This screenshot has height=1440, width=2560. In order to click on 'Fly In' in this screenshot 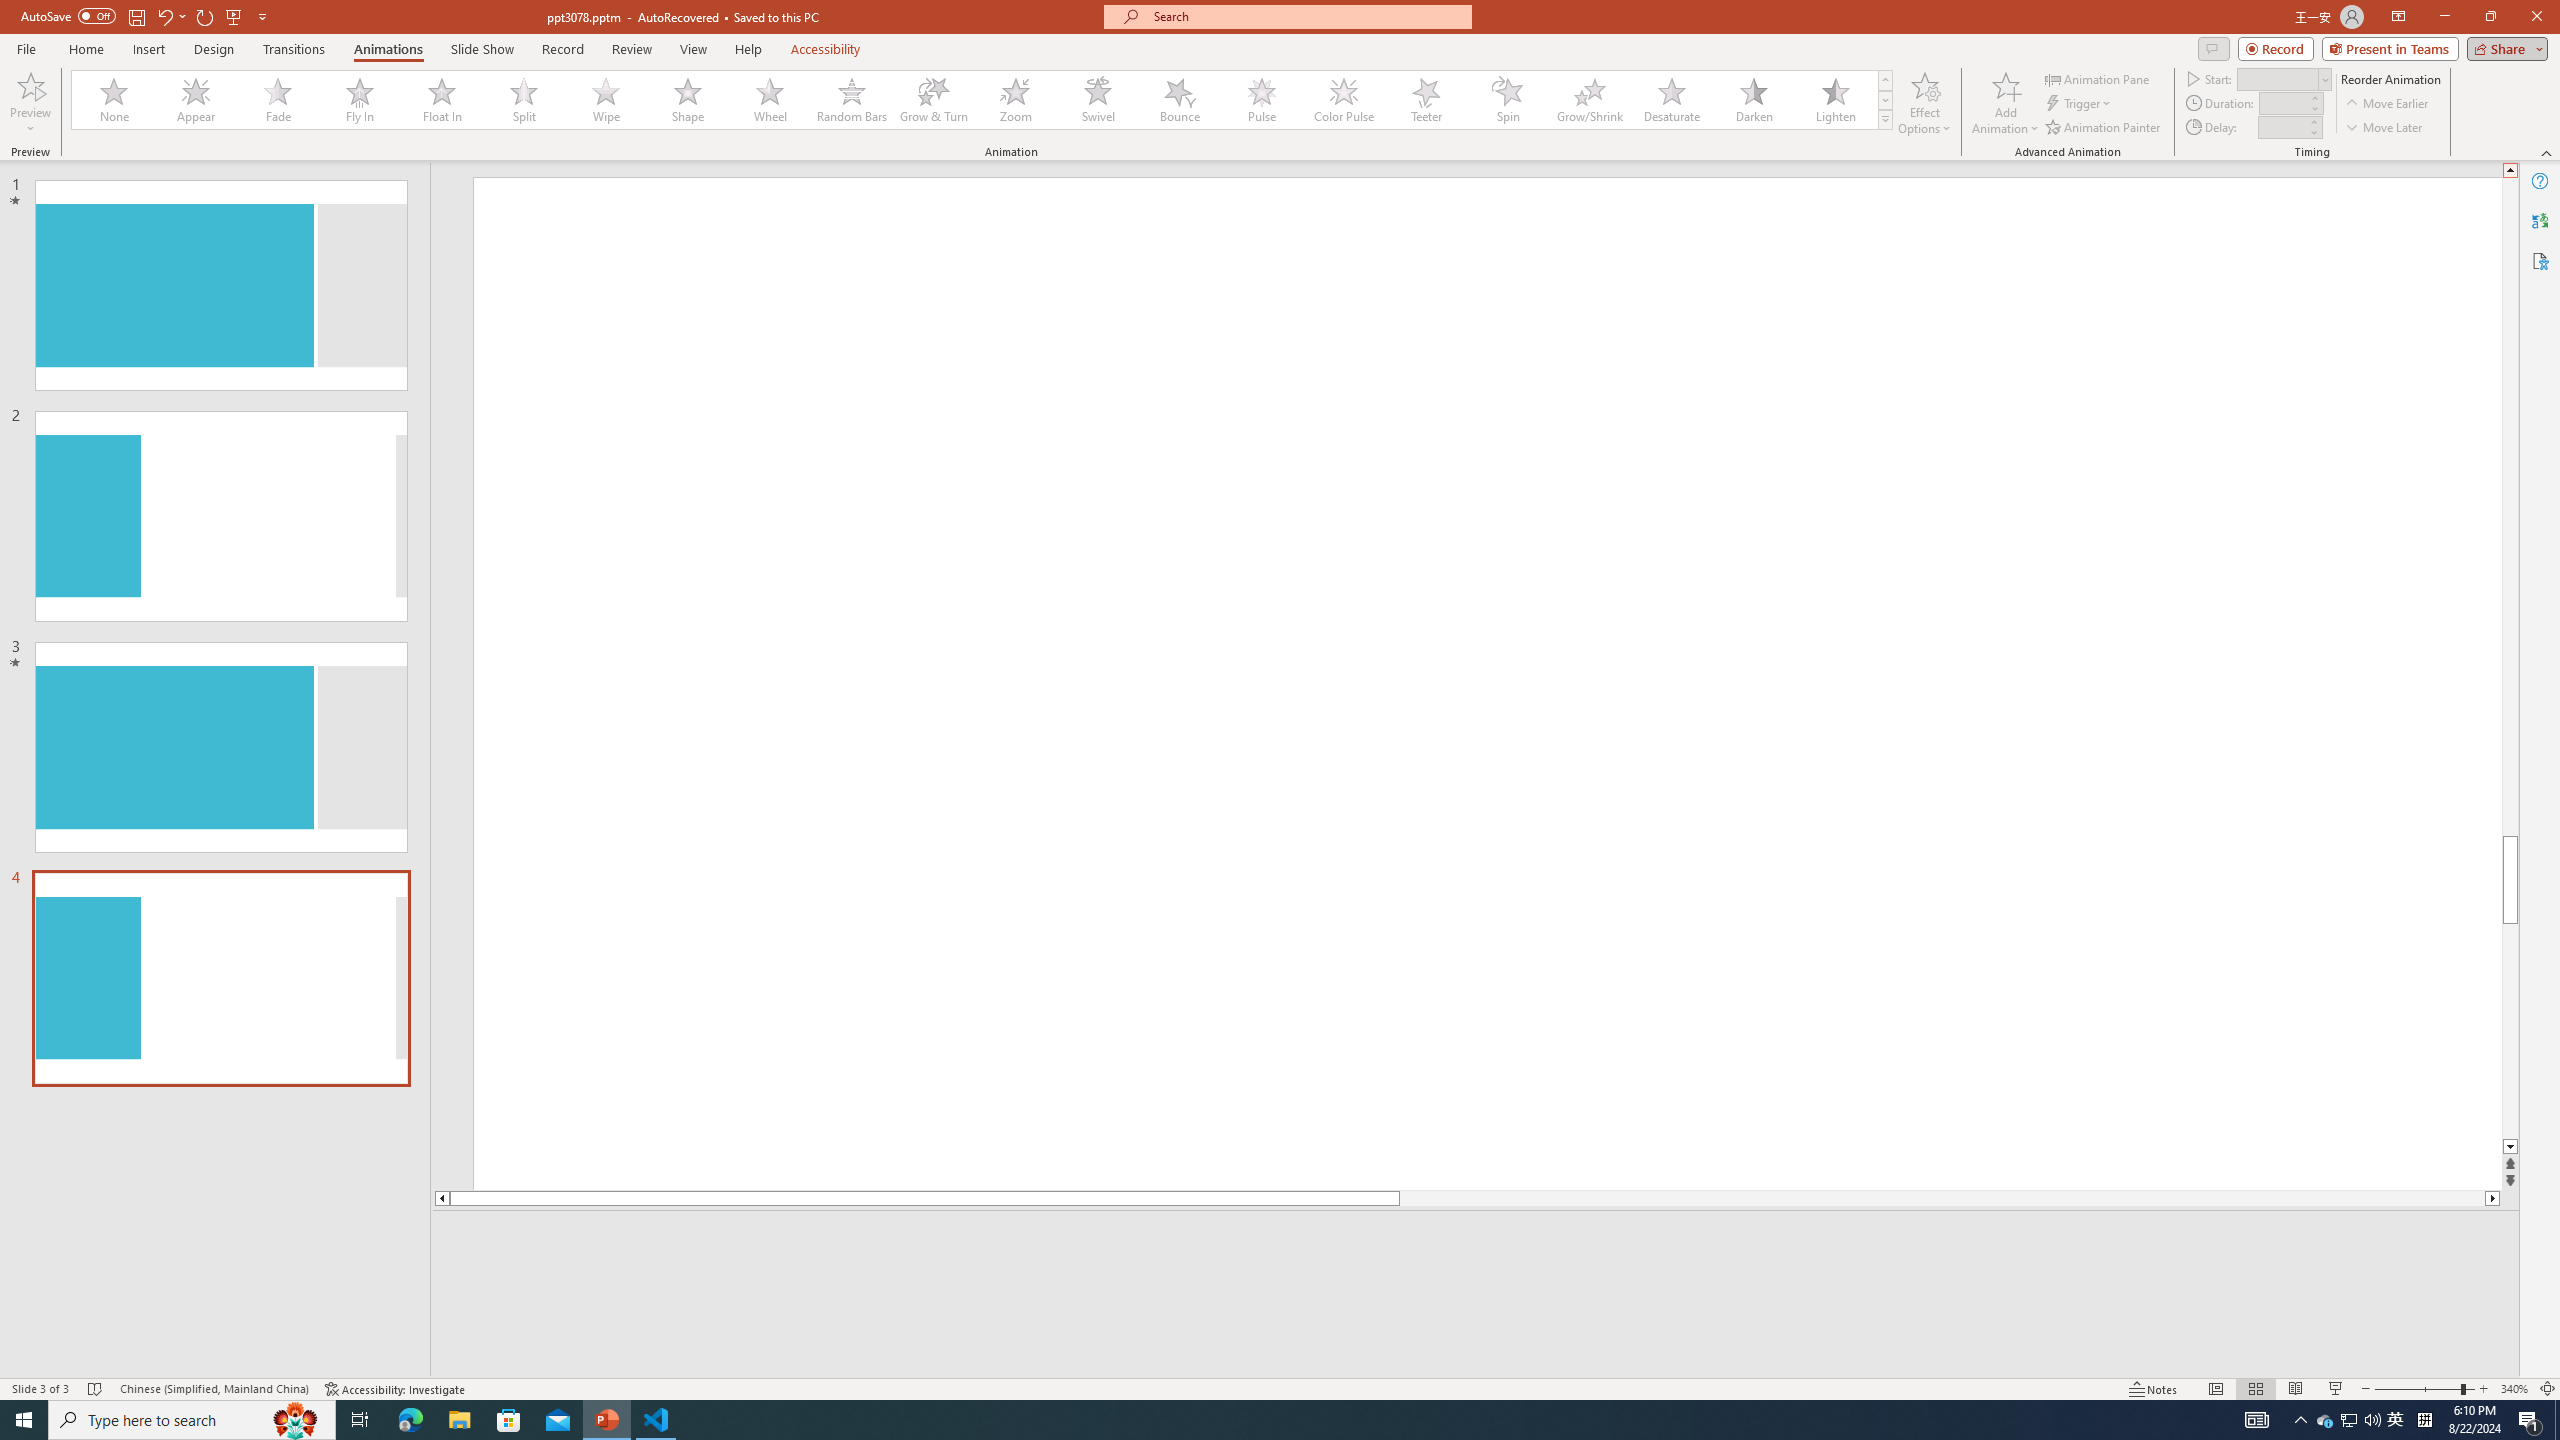, I will do `click(359, 99)`.